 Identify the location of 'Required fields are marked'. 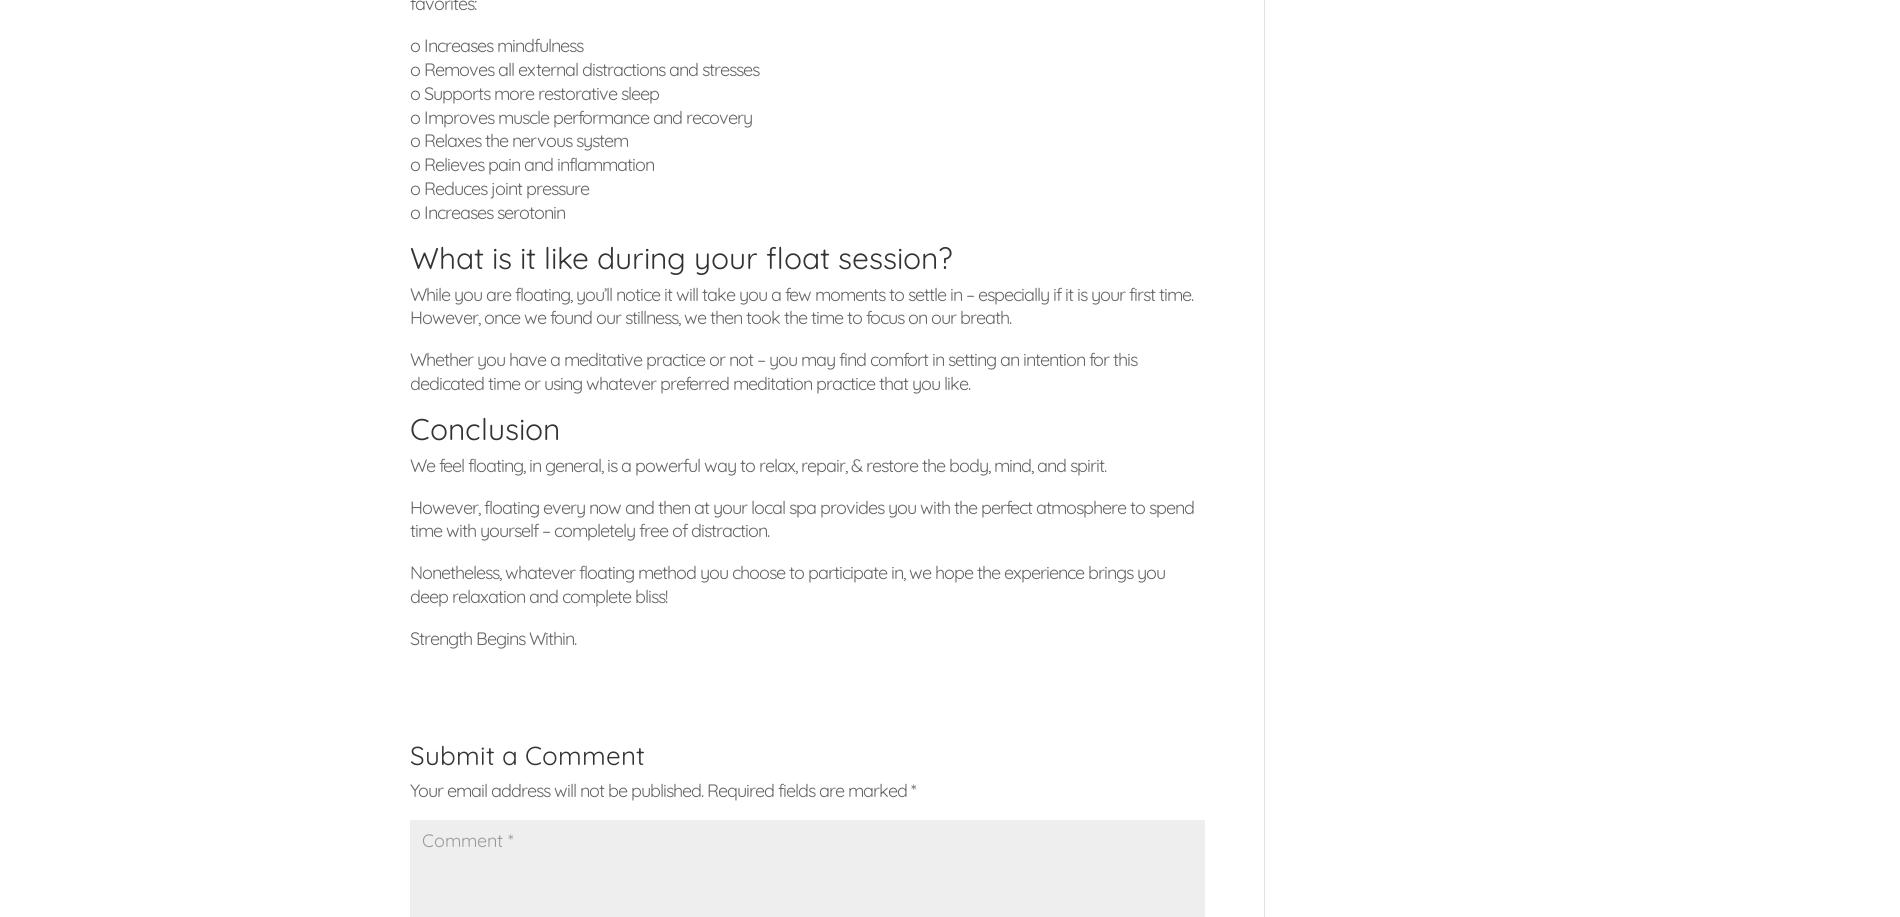
(706, 789).